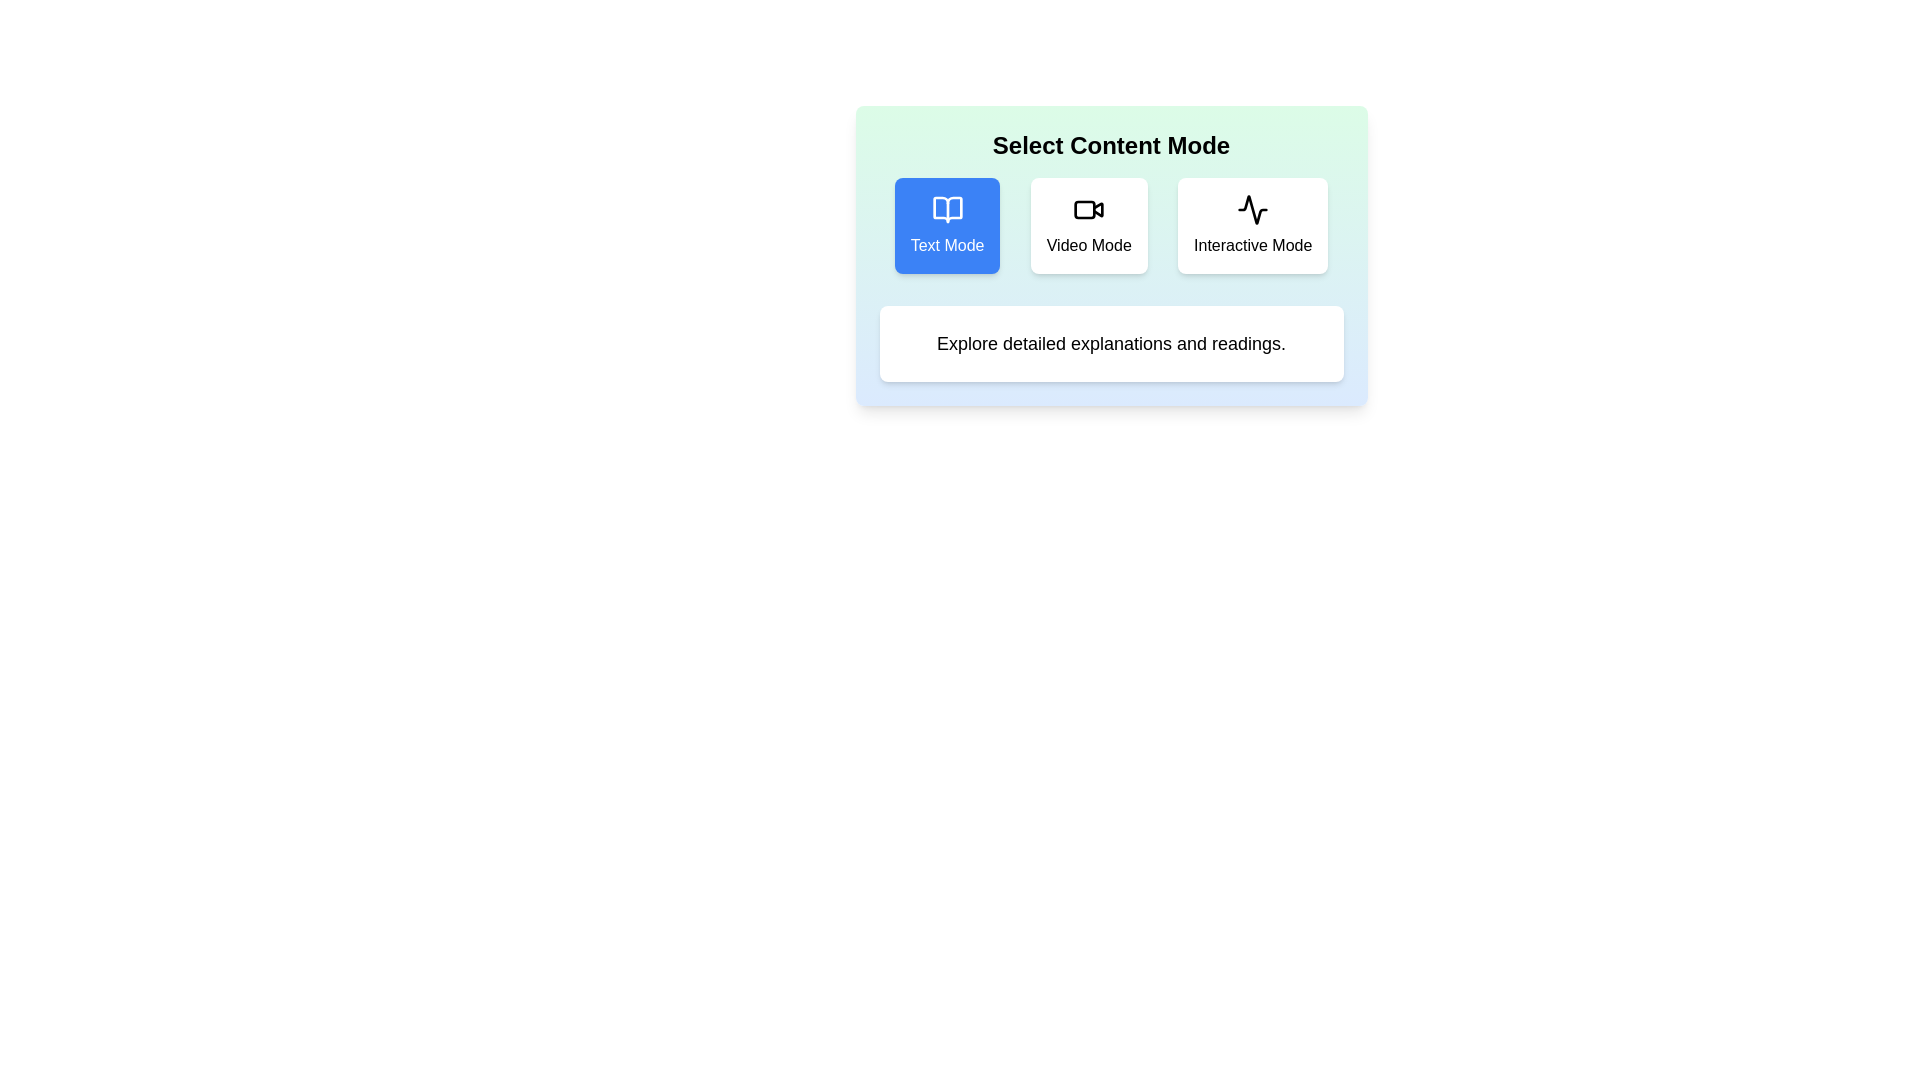 This screenshot has height=1080, width=1920. I want to click on the Video Mode button to see its hover effect, so click(1088, 225).